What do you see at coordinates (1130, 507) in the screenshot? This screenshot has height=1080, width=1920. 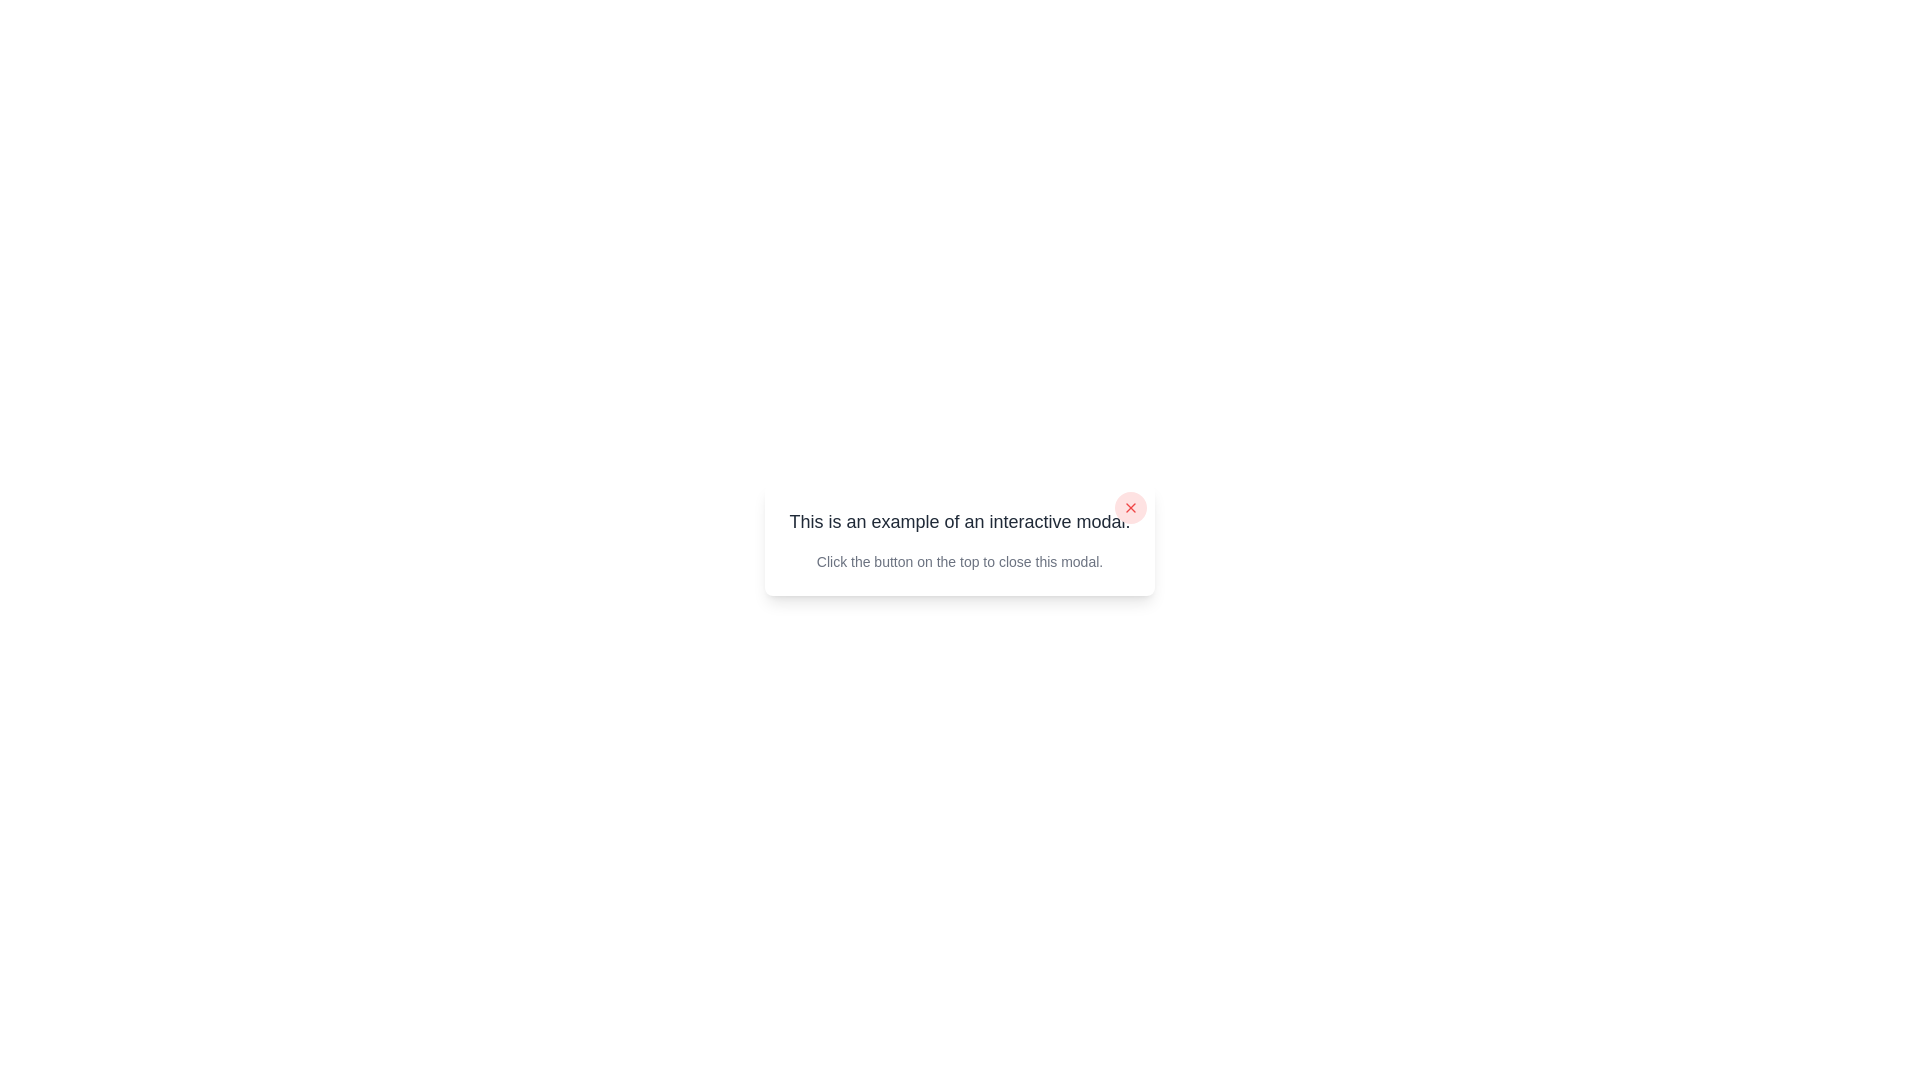 I see `the close button located in the top-right corner of the modal dialog box` at bounding box center [1130, 507].